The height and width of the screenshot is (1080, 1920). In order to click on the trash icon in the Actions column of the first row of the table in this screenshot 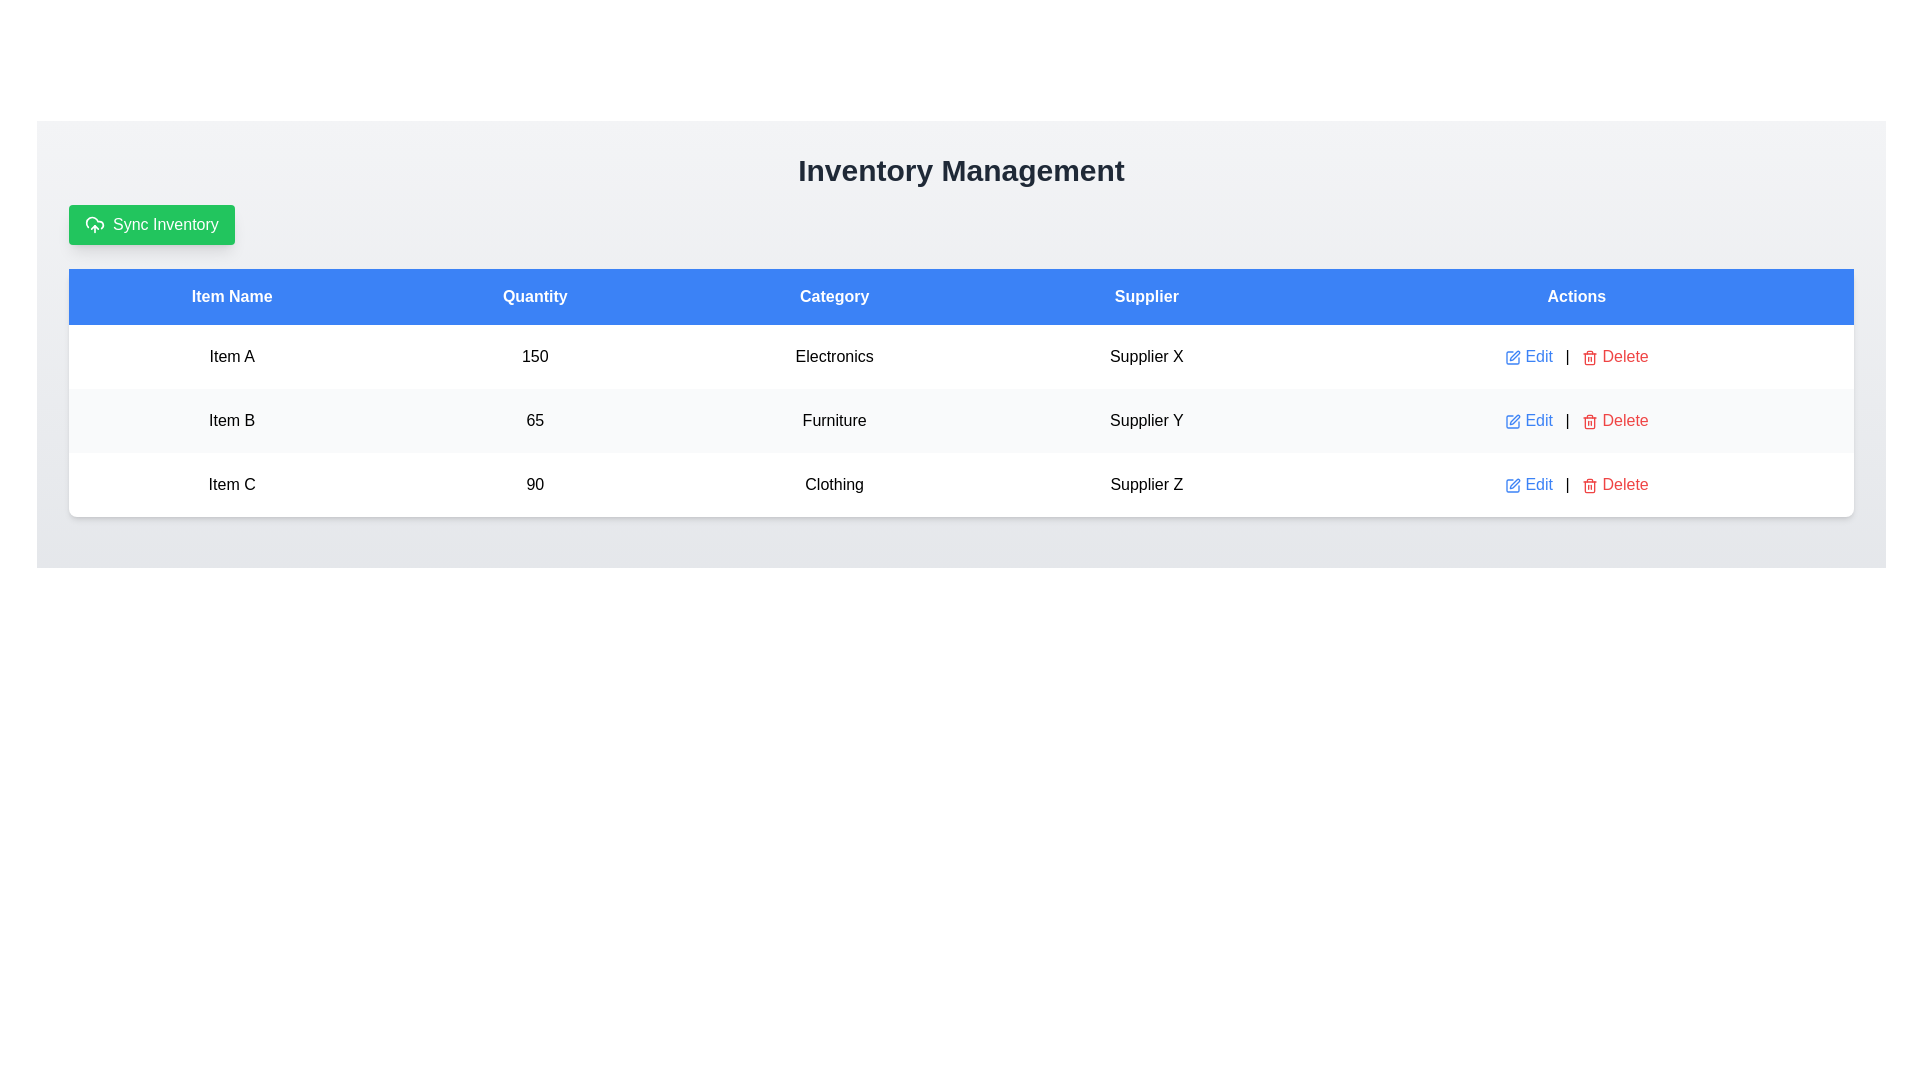, I will do `click(1615, 356)`.